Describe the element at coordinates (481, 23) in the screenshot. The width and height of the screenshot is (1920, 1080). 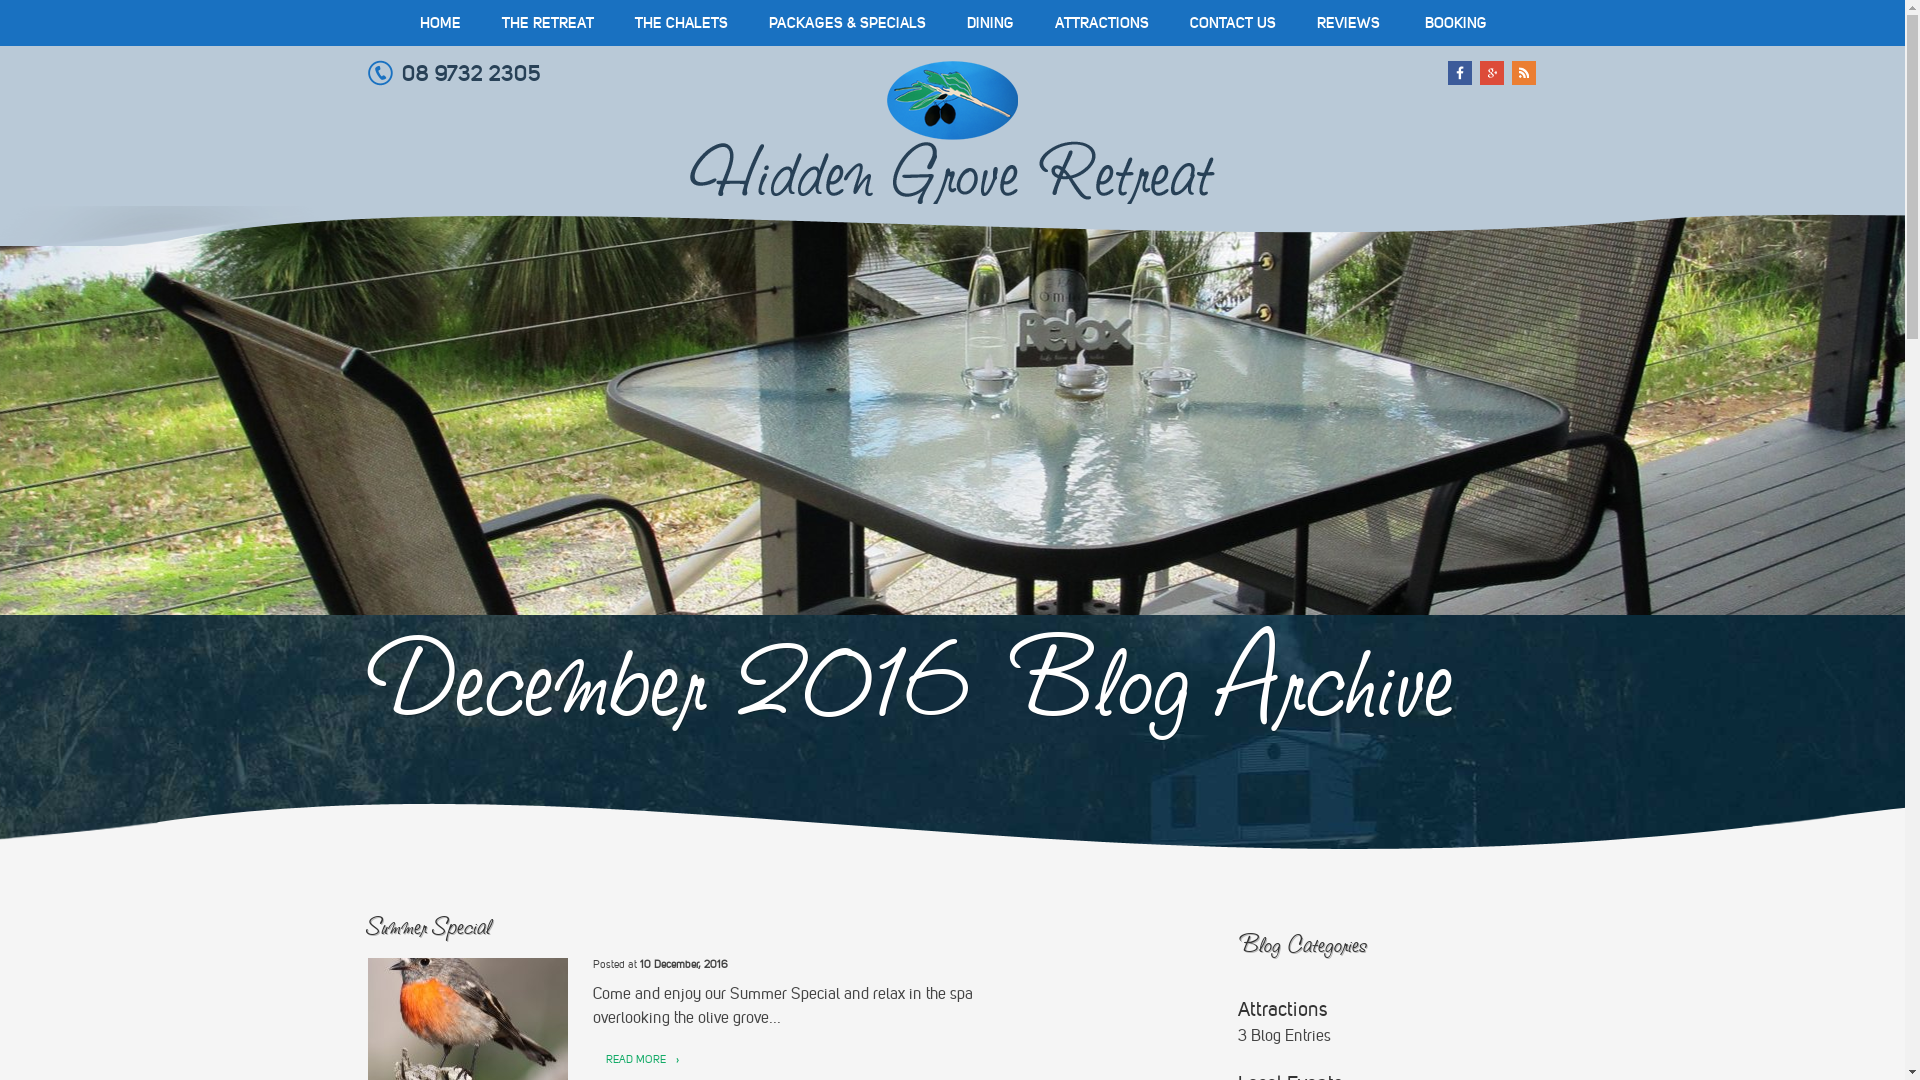
I see `'THE RETREAT'` at that location.